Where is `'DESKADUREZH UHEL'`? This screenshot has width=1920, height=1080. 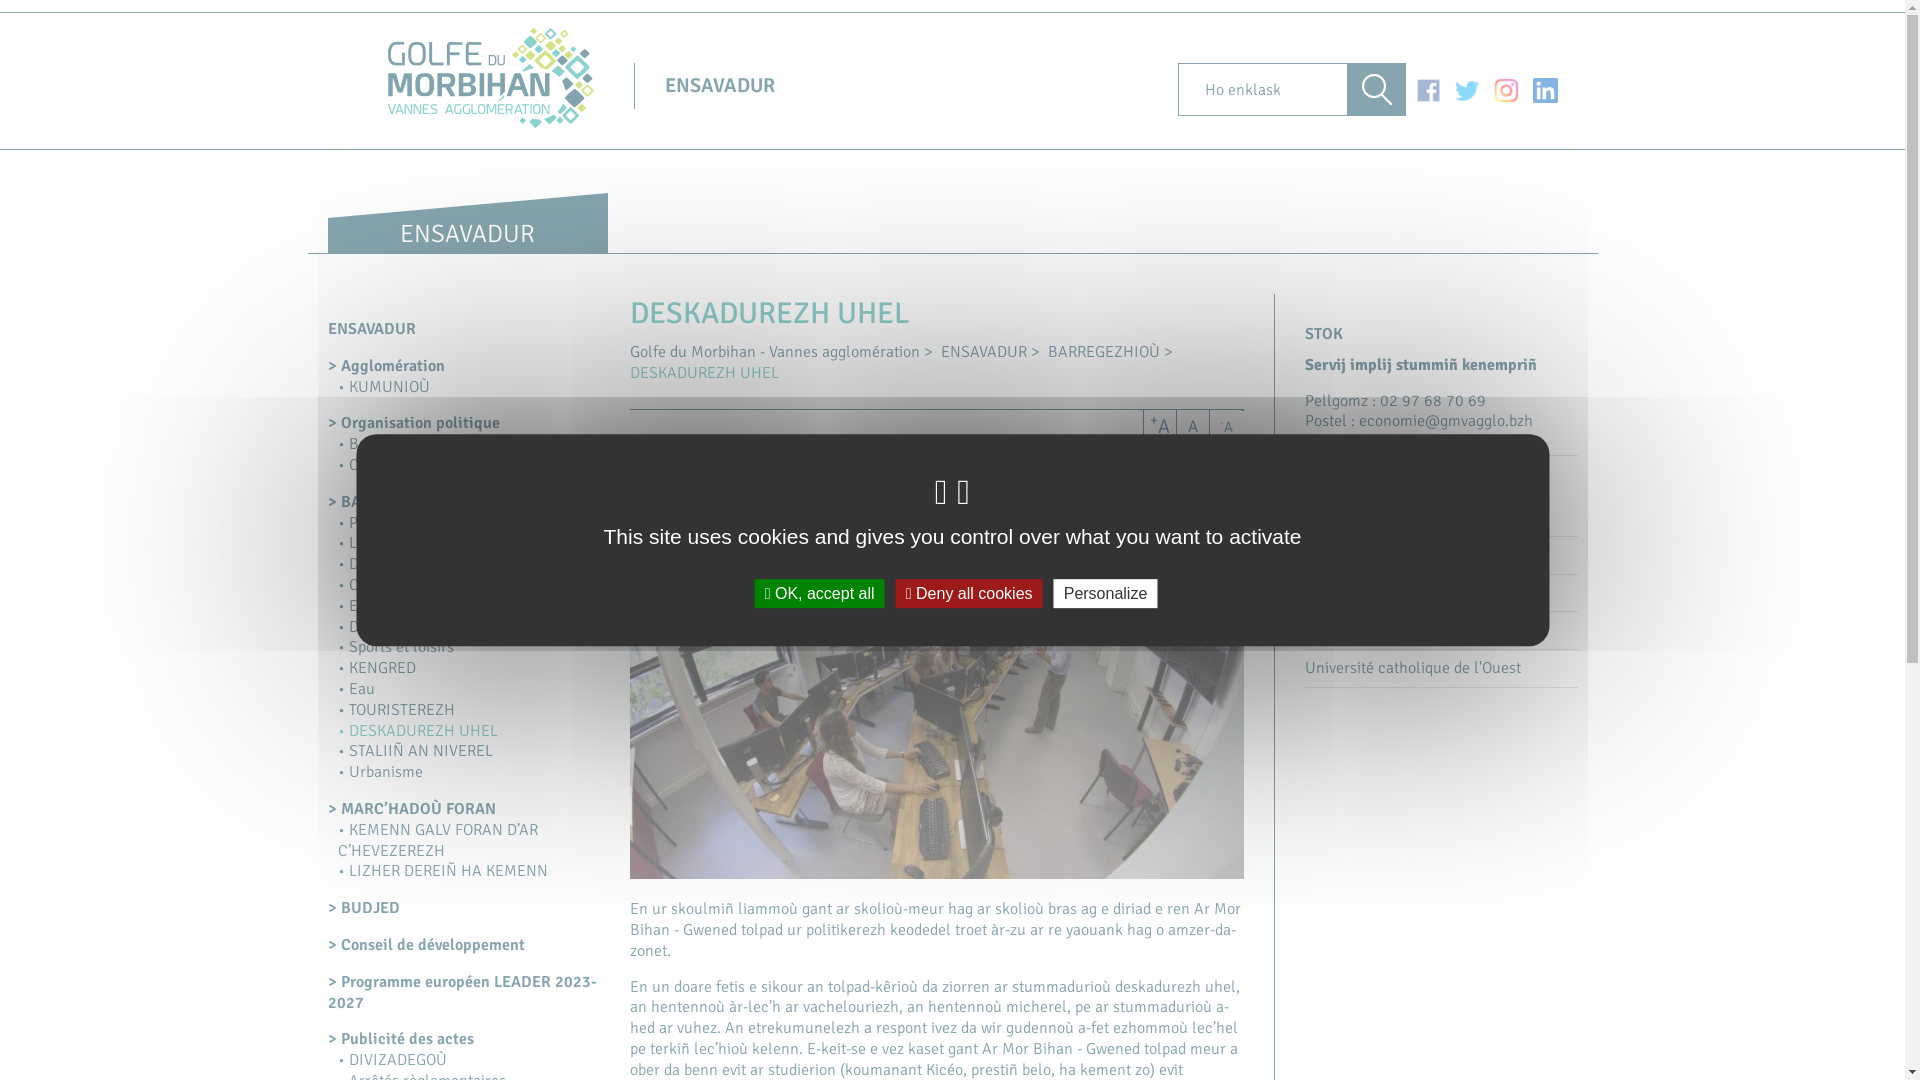
'DESKADUREZH UHEL' is located at coordinates (416, 731).